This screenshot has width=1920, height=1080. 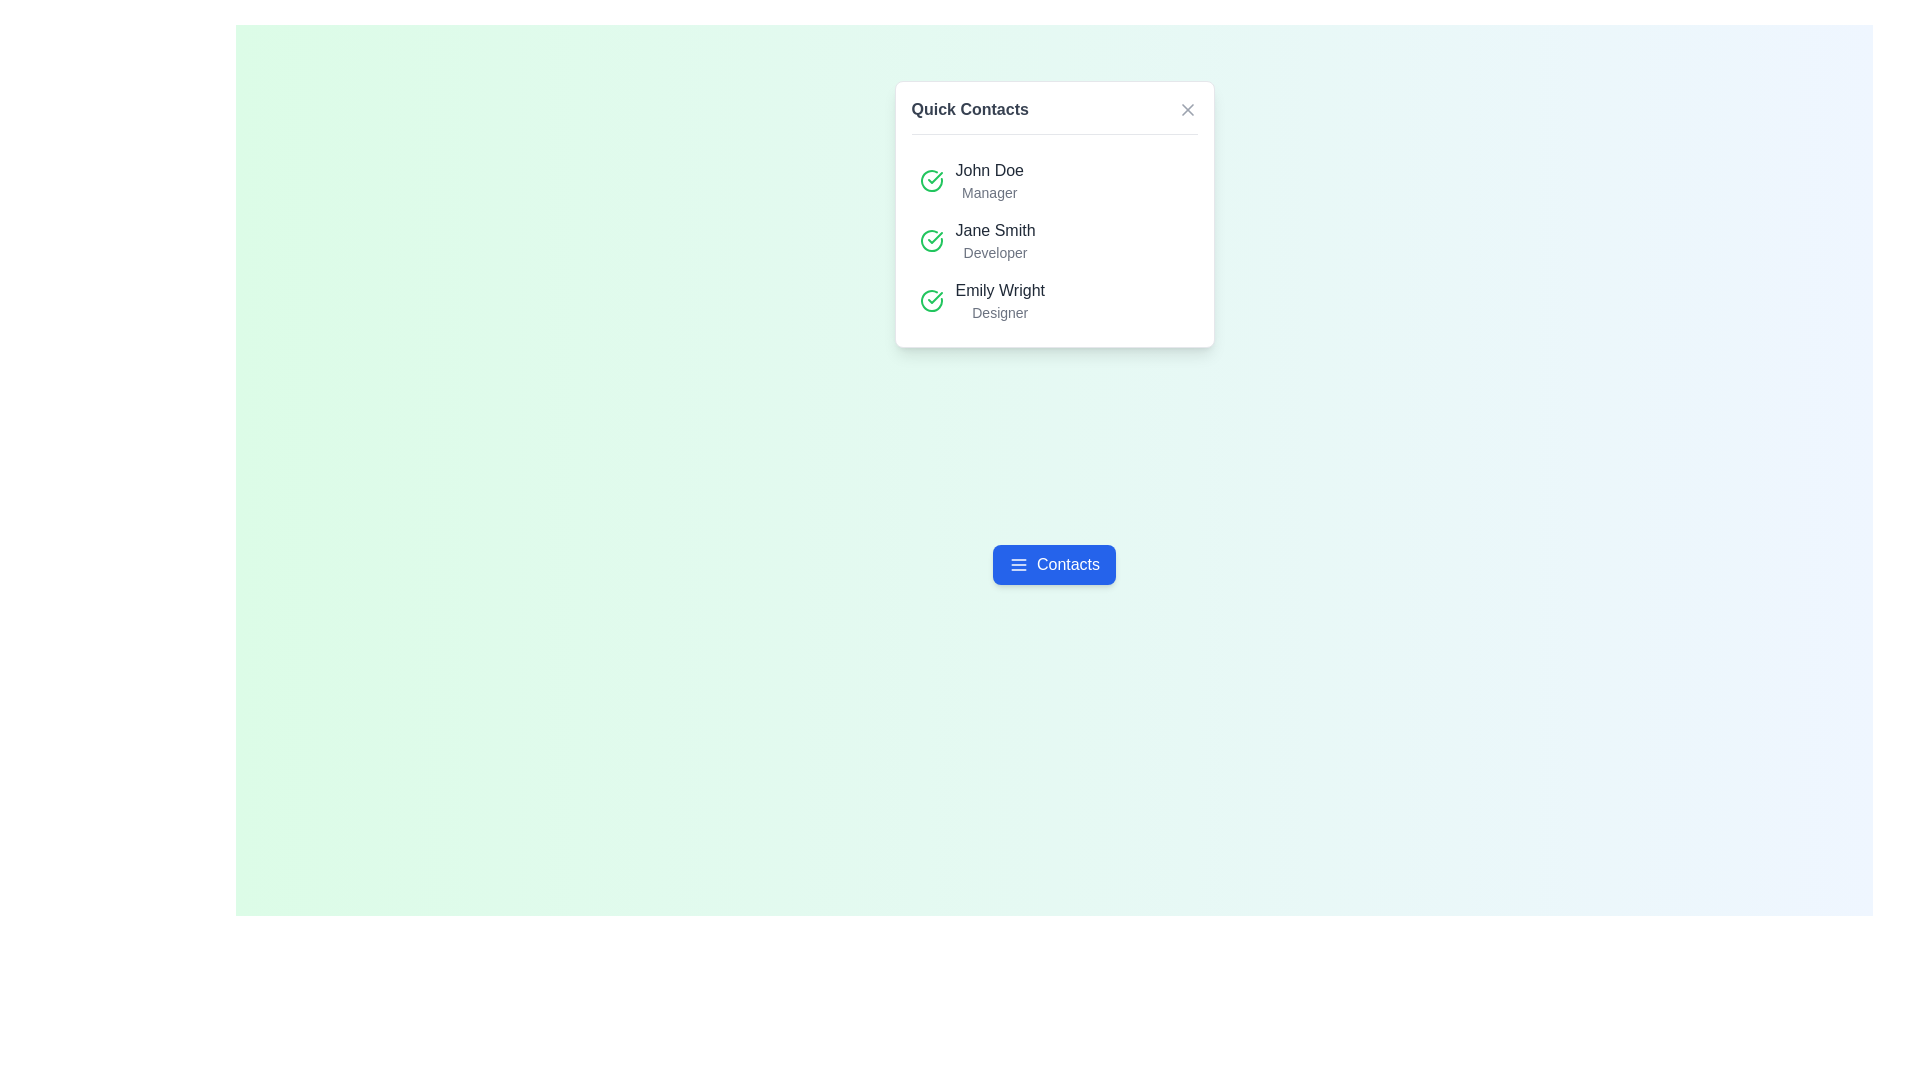 I want to click on the 'Quick Contacts' text label, which is styled in grayish bold font and located at the top left side of a popup box, so click(x=970, y=110).